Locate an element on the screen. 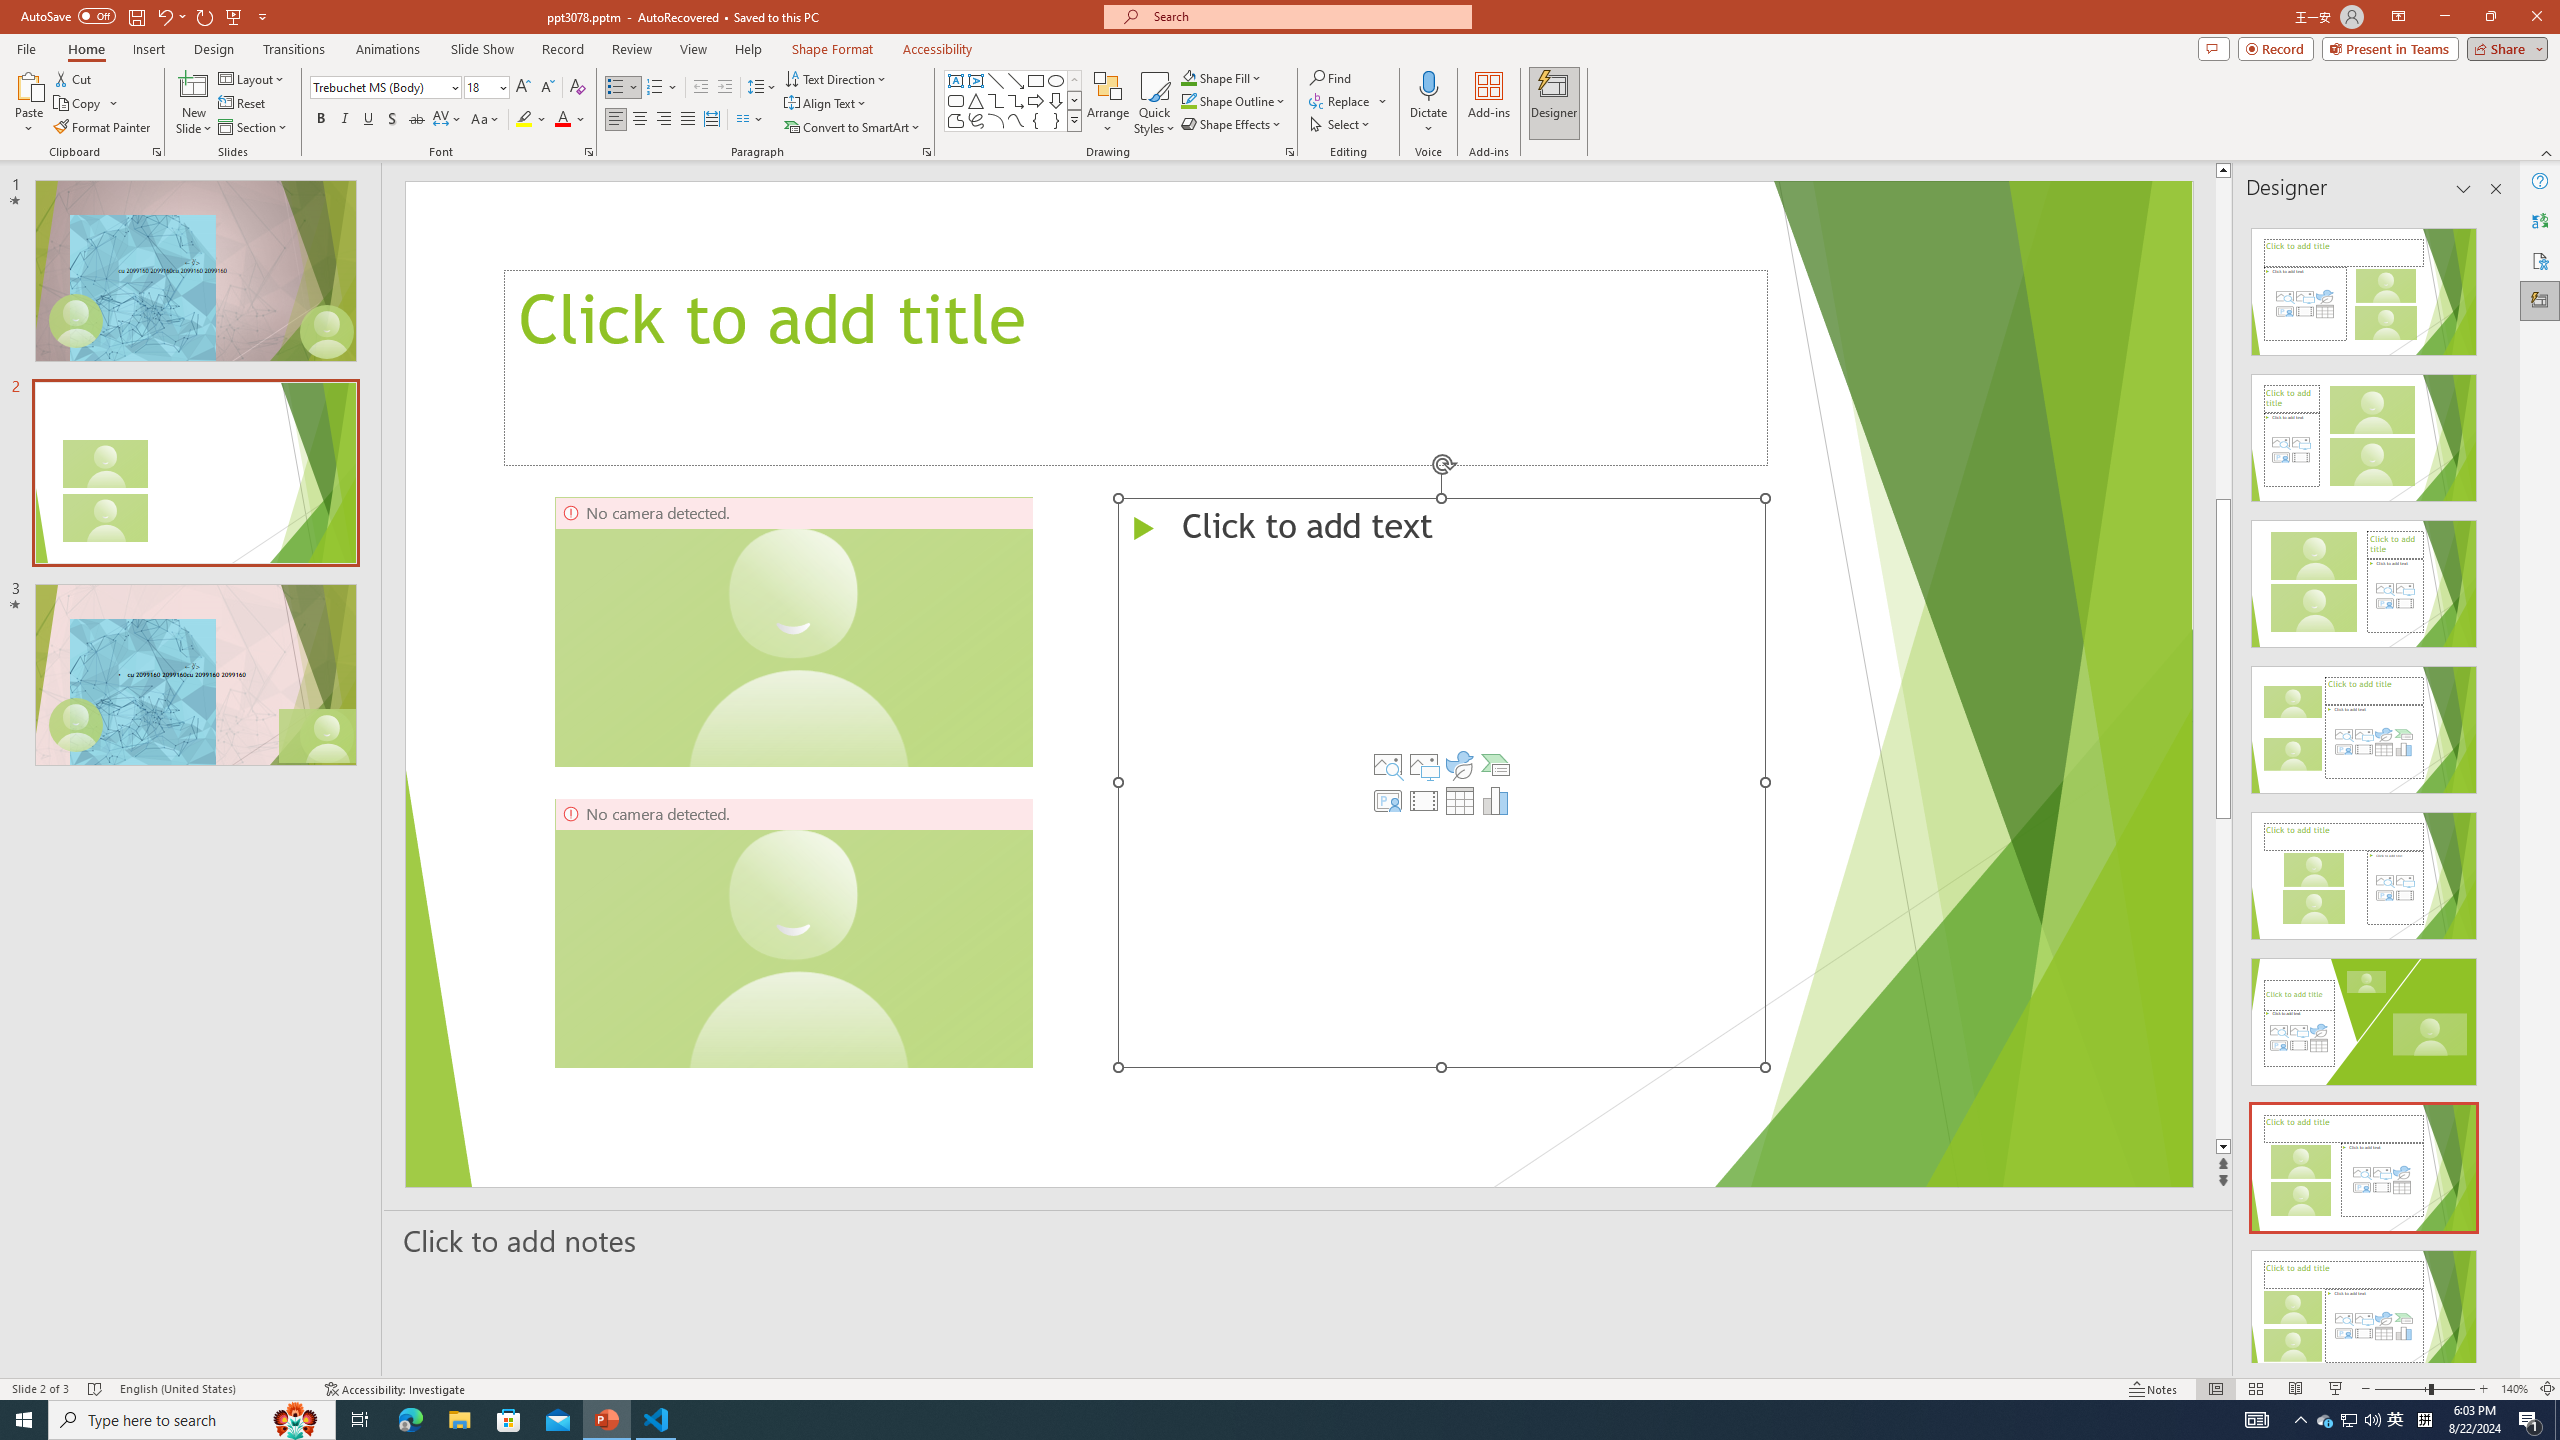 The image size is (2560, 1440). 'Insert an Icon' is located at coordinates (1459, 763).